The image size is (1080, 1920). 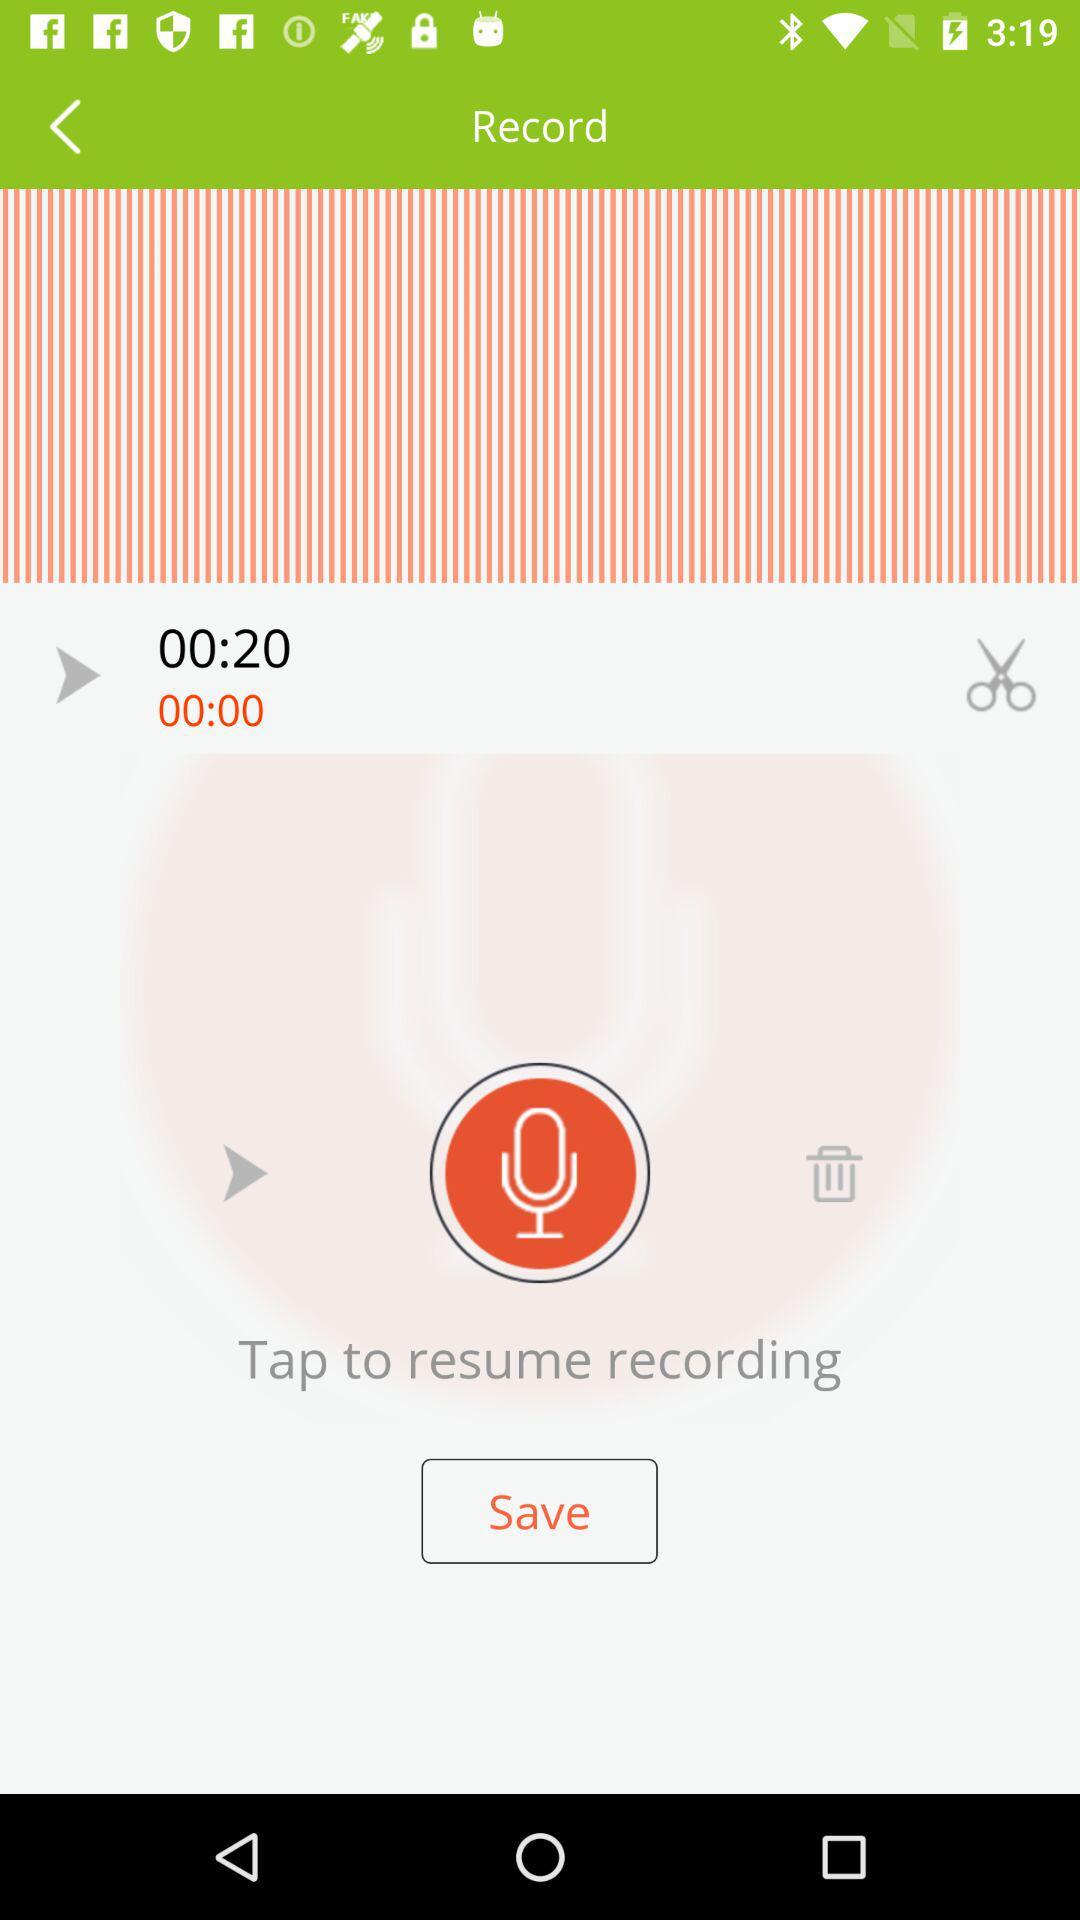 I want to click on the item above the tap to resume, so click(x=540, y=1172).